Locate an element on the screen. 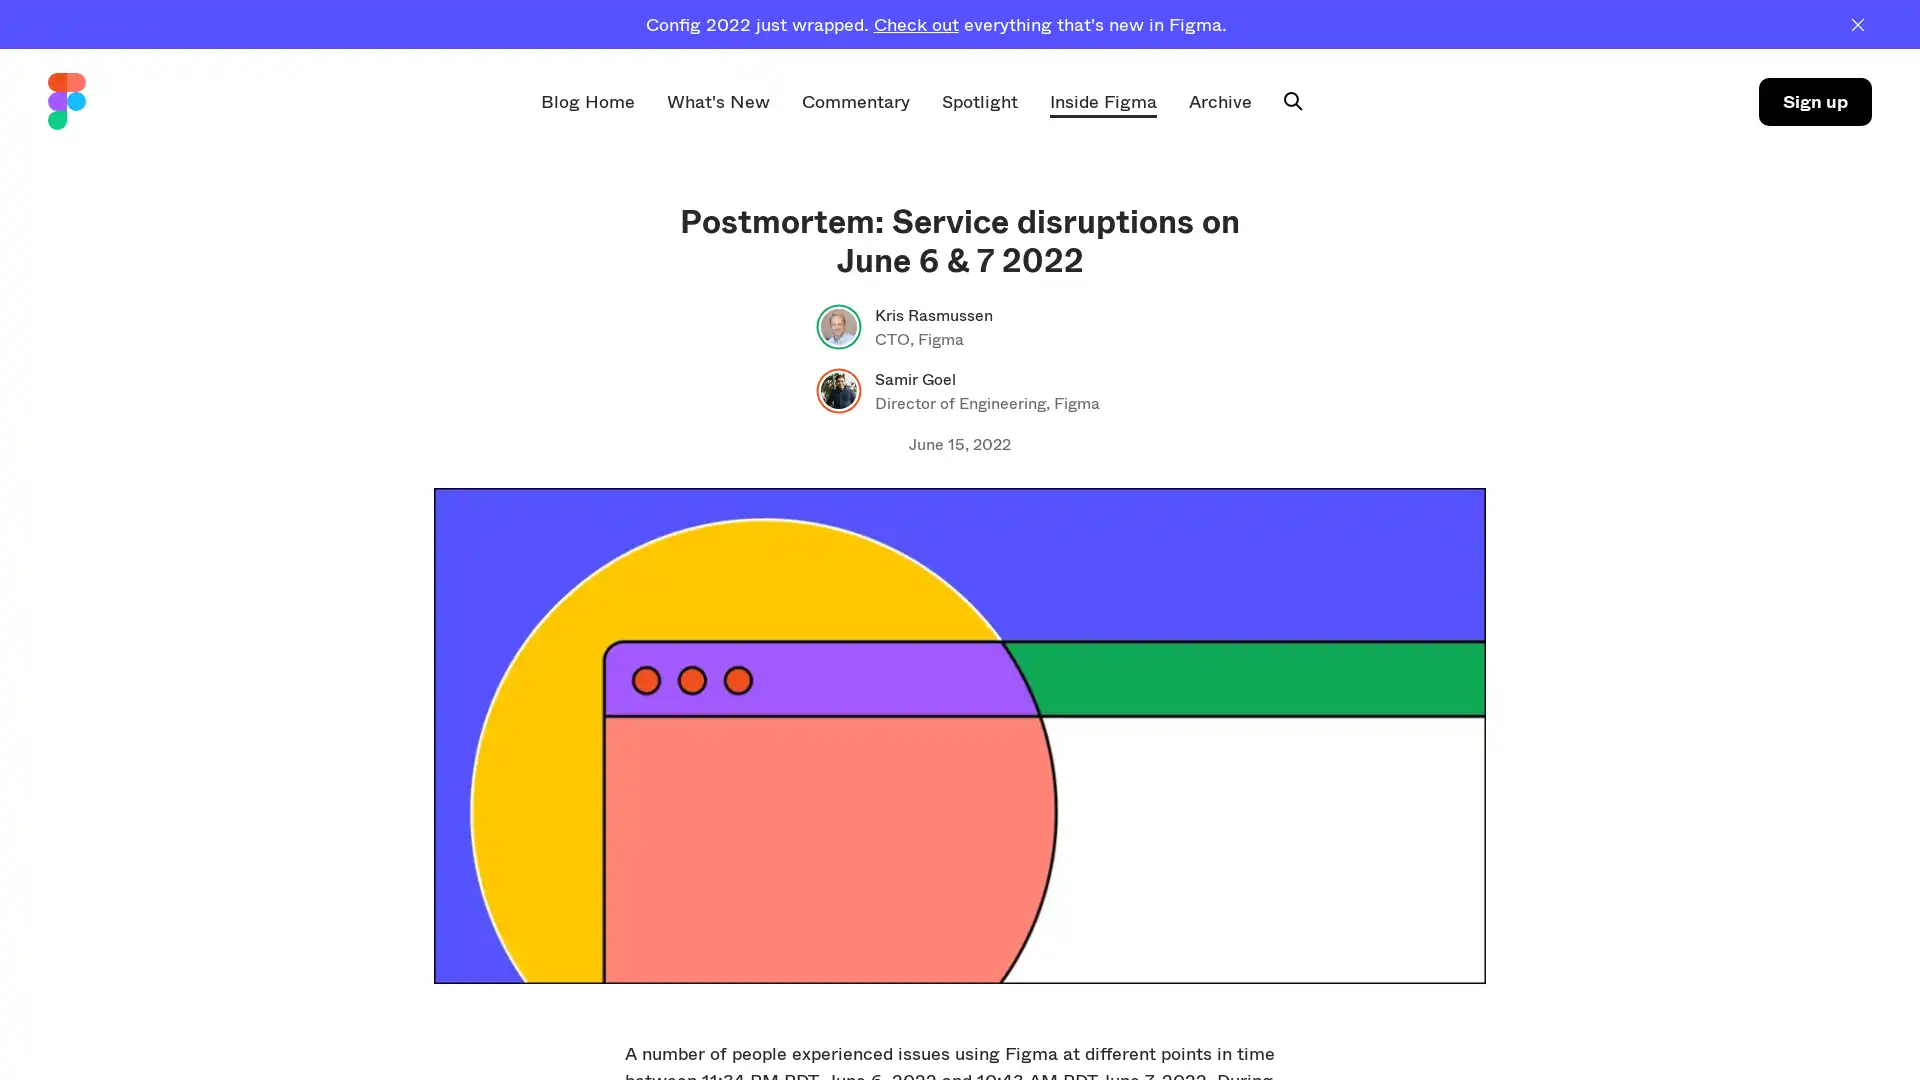  Sign up is located at coordinates (1815, 100).